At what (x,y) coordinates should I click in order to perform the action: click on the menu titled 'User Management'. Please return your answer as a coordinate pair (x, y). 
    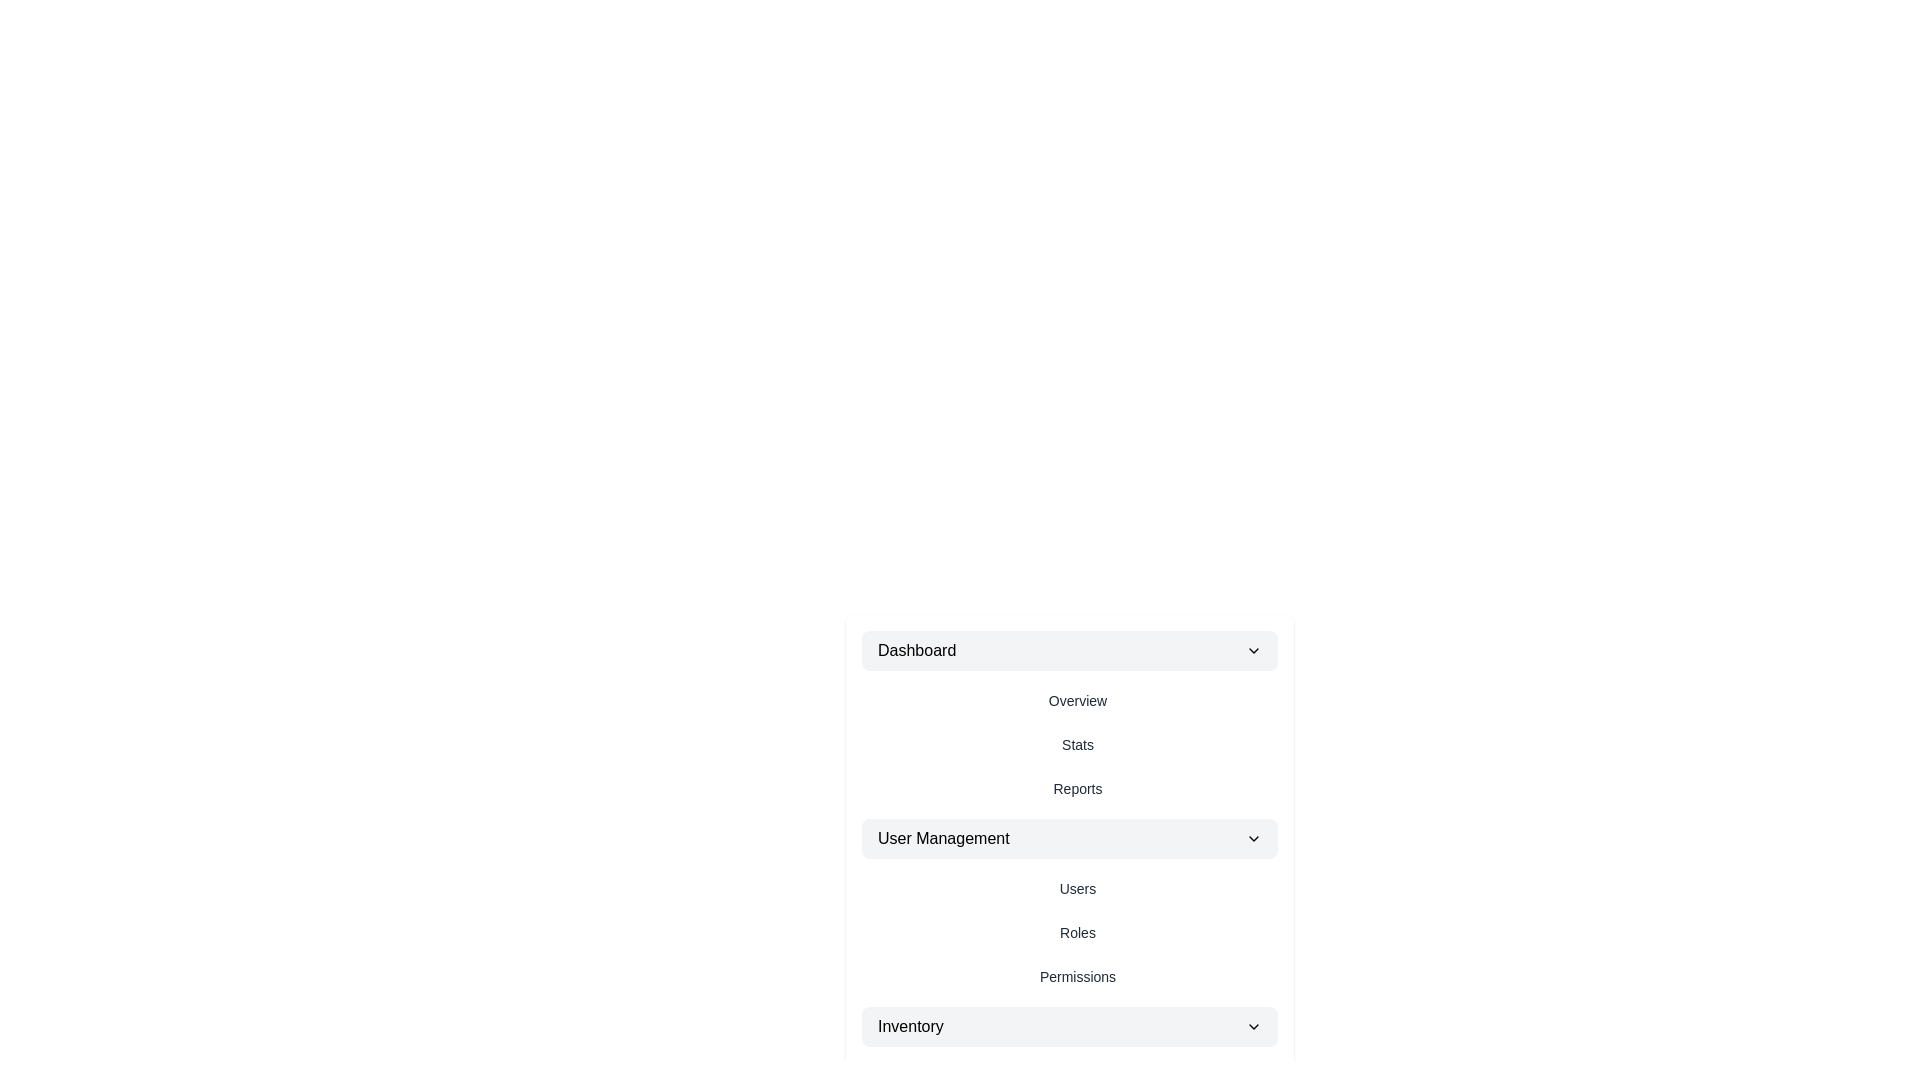
    Looking at the image, I should click on (1069, 839).